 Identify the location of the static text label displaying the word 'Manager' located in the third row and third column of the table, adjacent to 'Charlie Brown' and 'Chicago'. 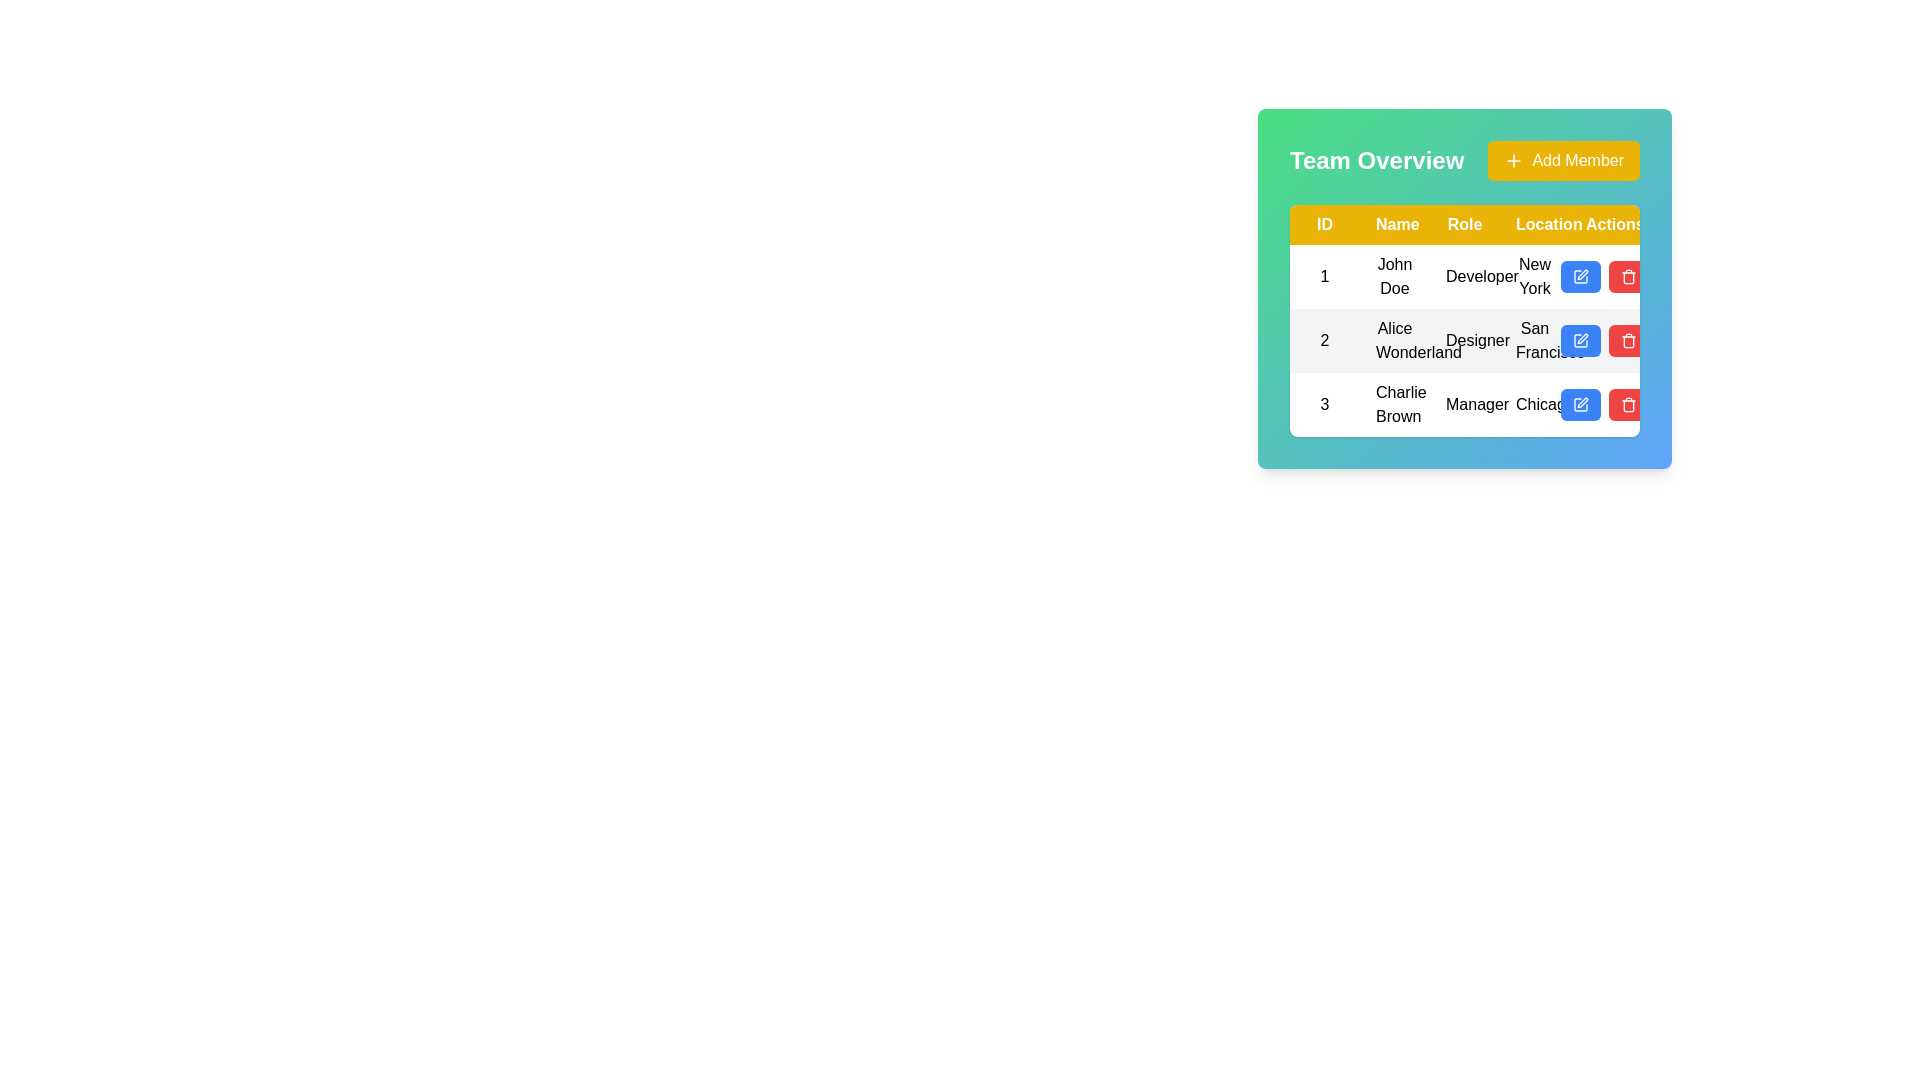
(1464, 405).